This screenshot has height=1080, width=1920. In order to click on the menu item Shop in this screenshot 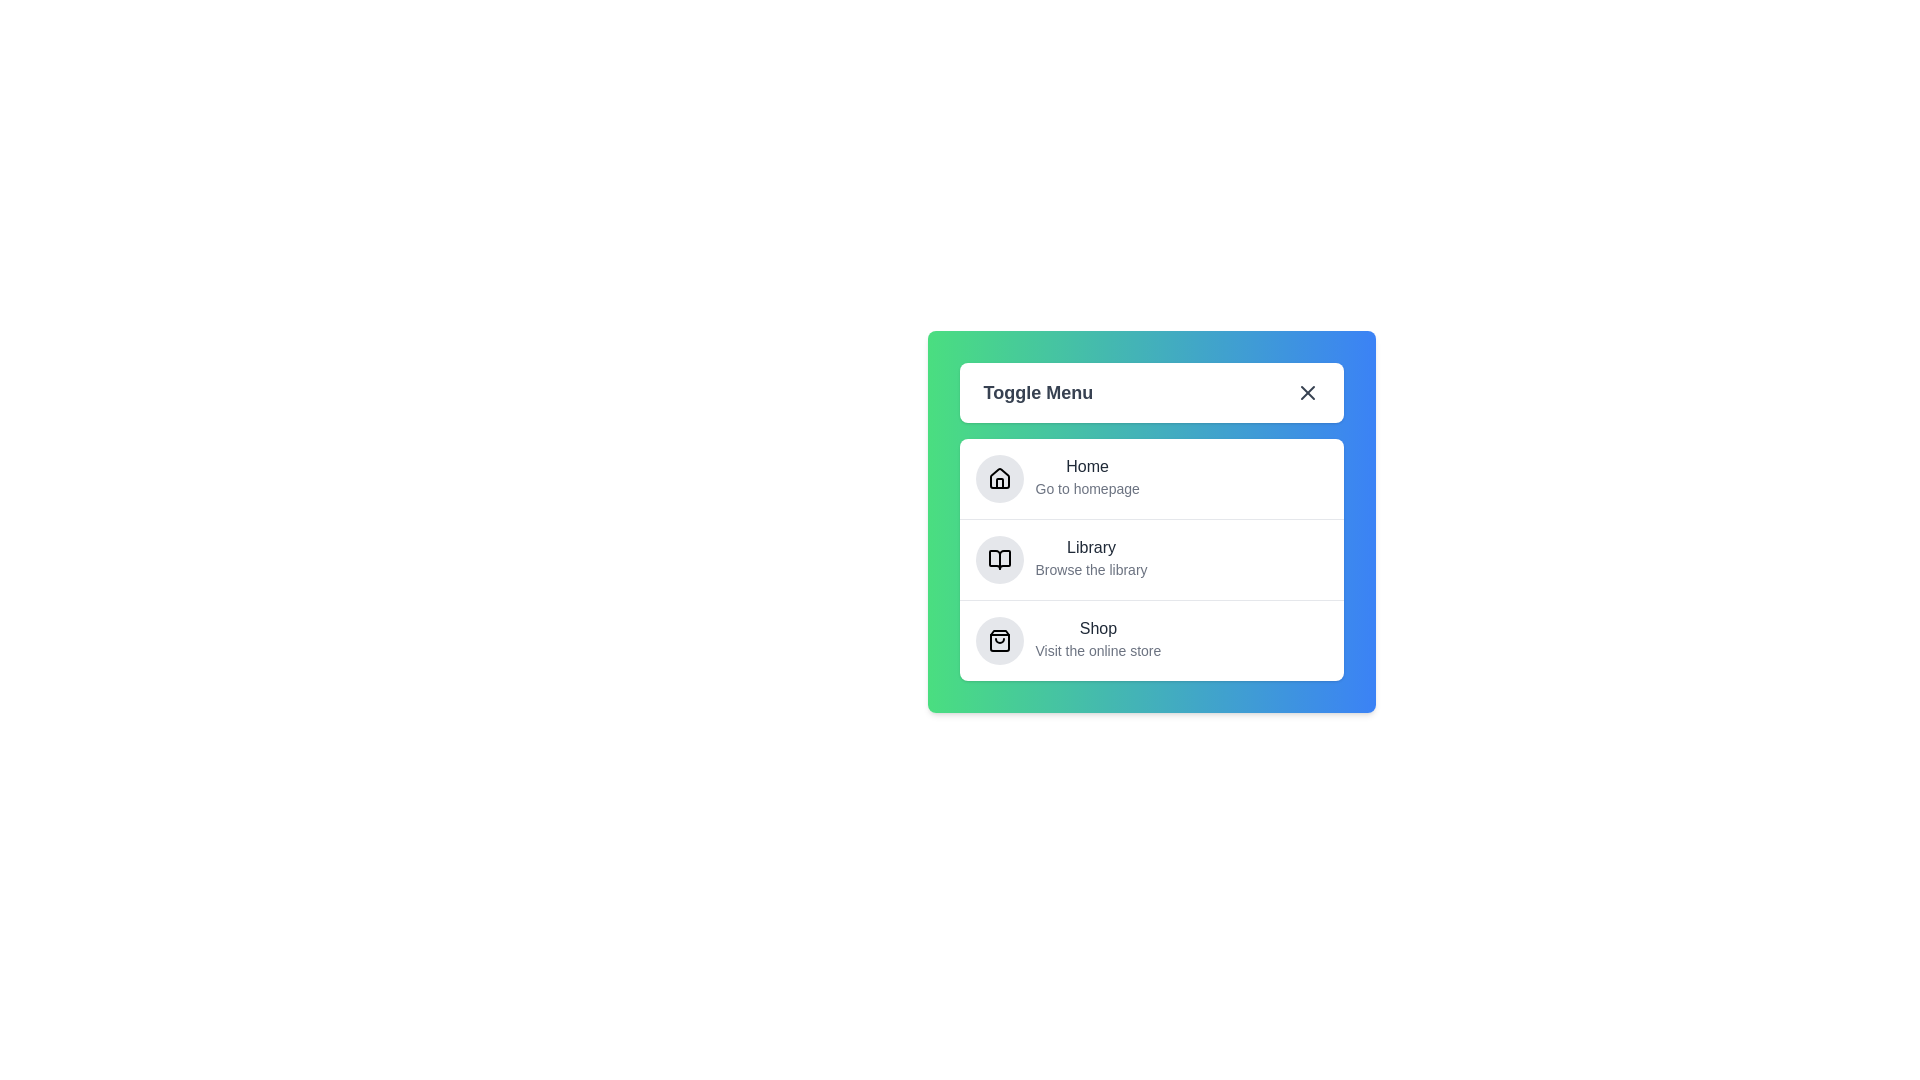, I will do `click(1097, 627)`.